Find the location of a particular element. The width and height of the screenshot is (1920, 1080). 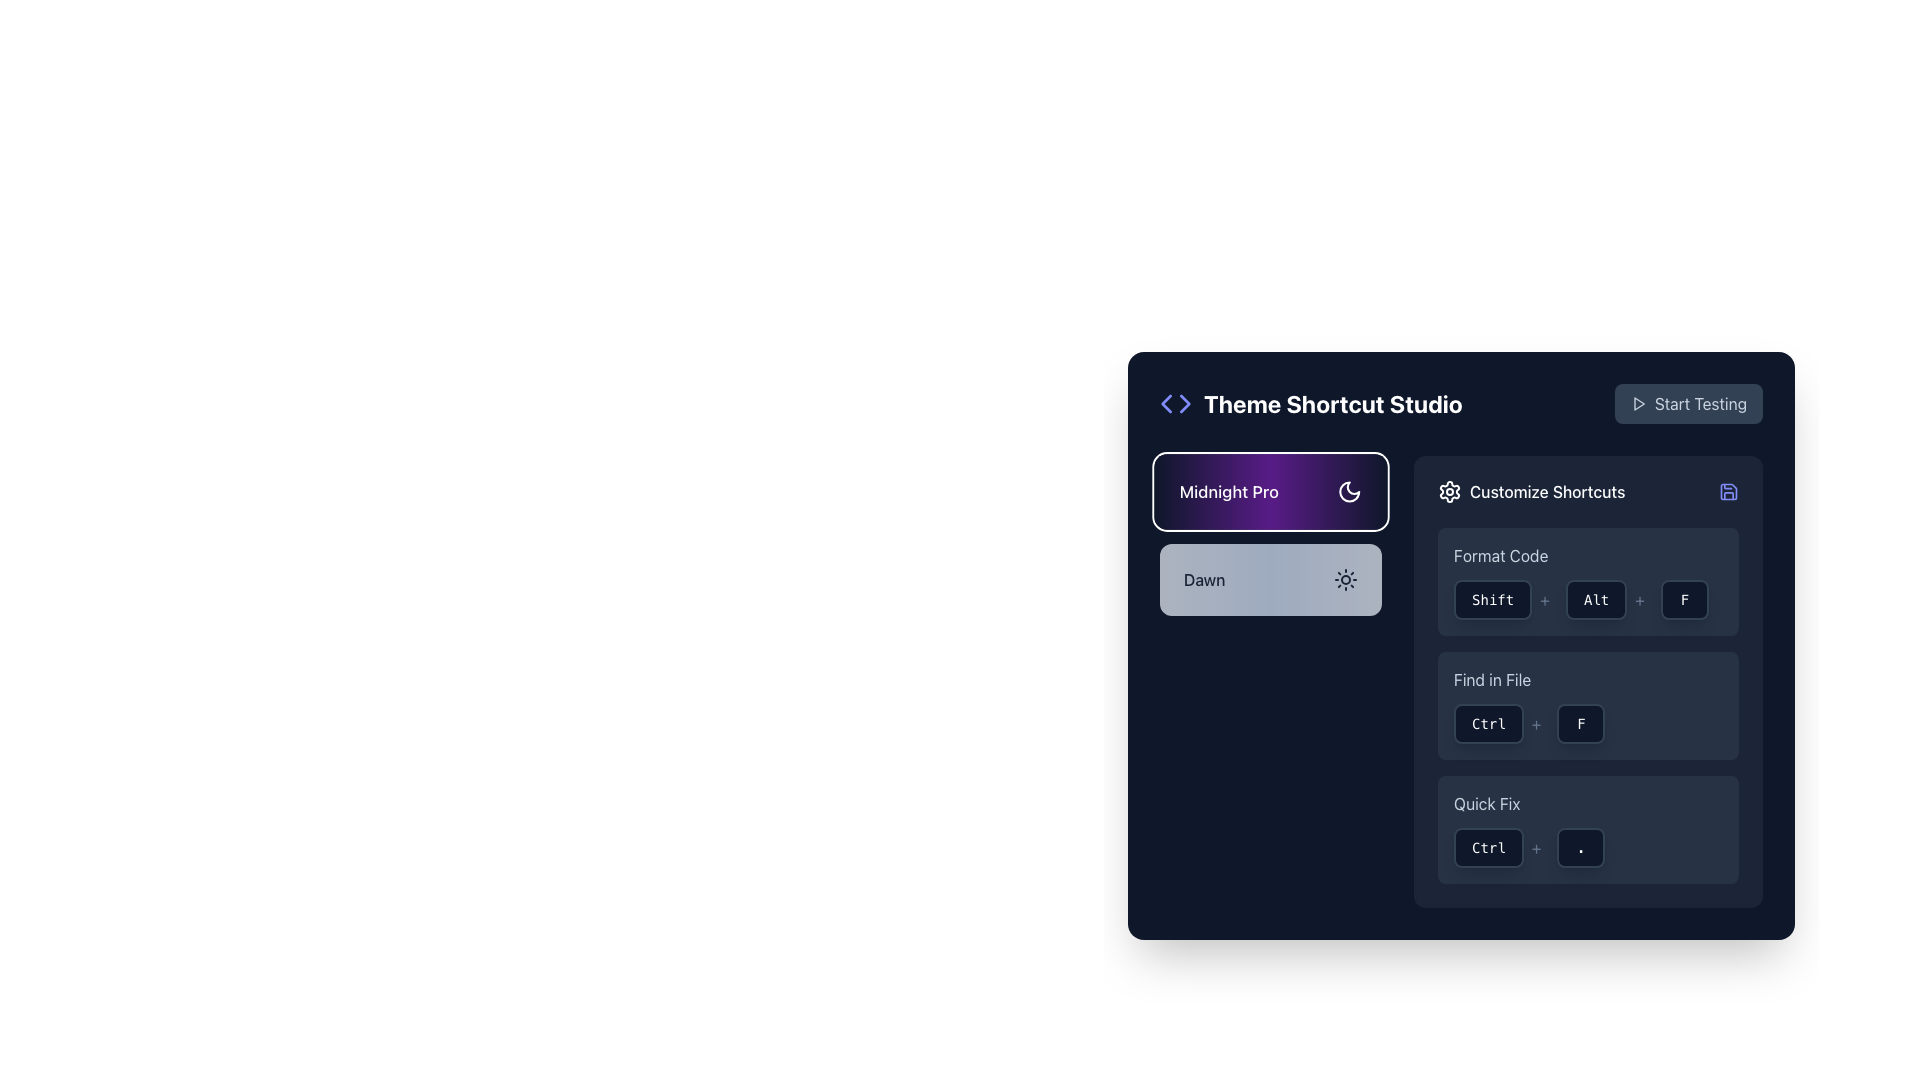

the Save icon button located to the right of the 'Customize Shortcuts' text to receive a tooltip is located at coordinates (1727, 492).